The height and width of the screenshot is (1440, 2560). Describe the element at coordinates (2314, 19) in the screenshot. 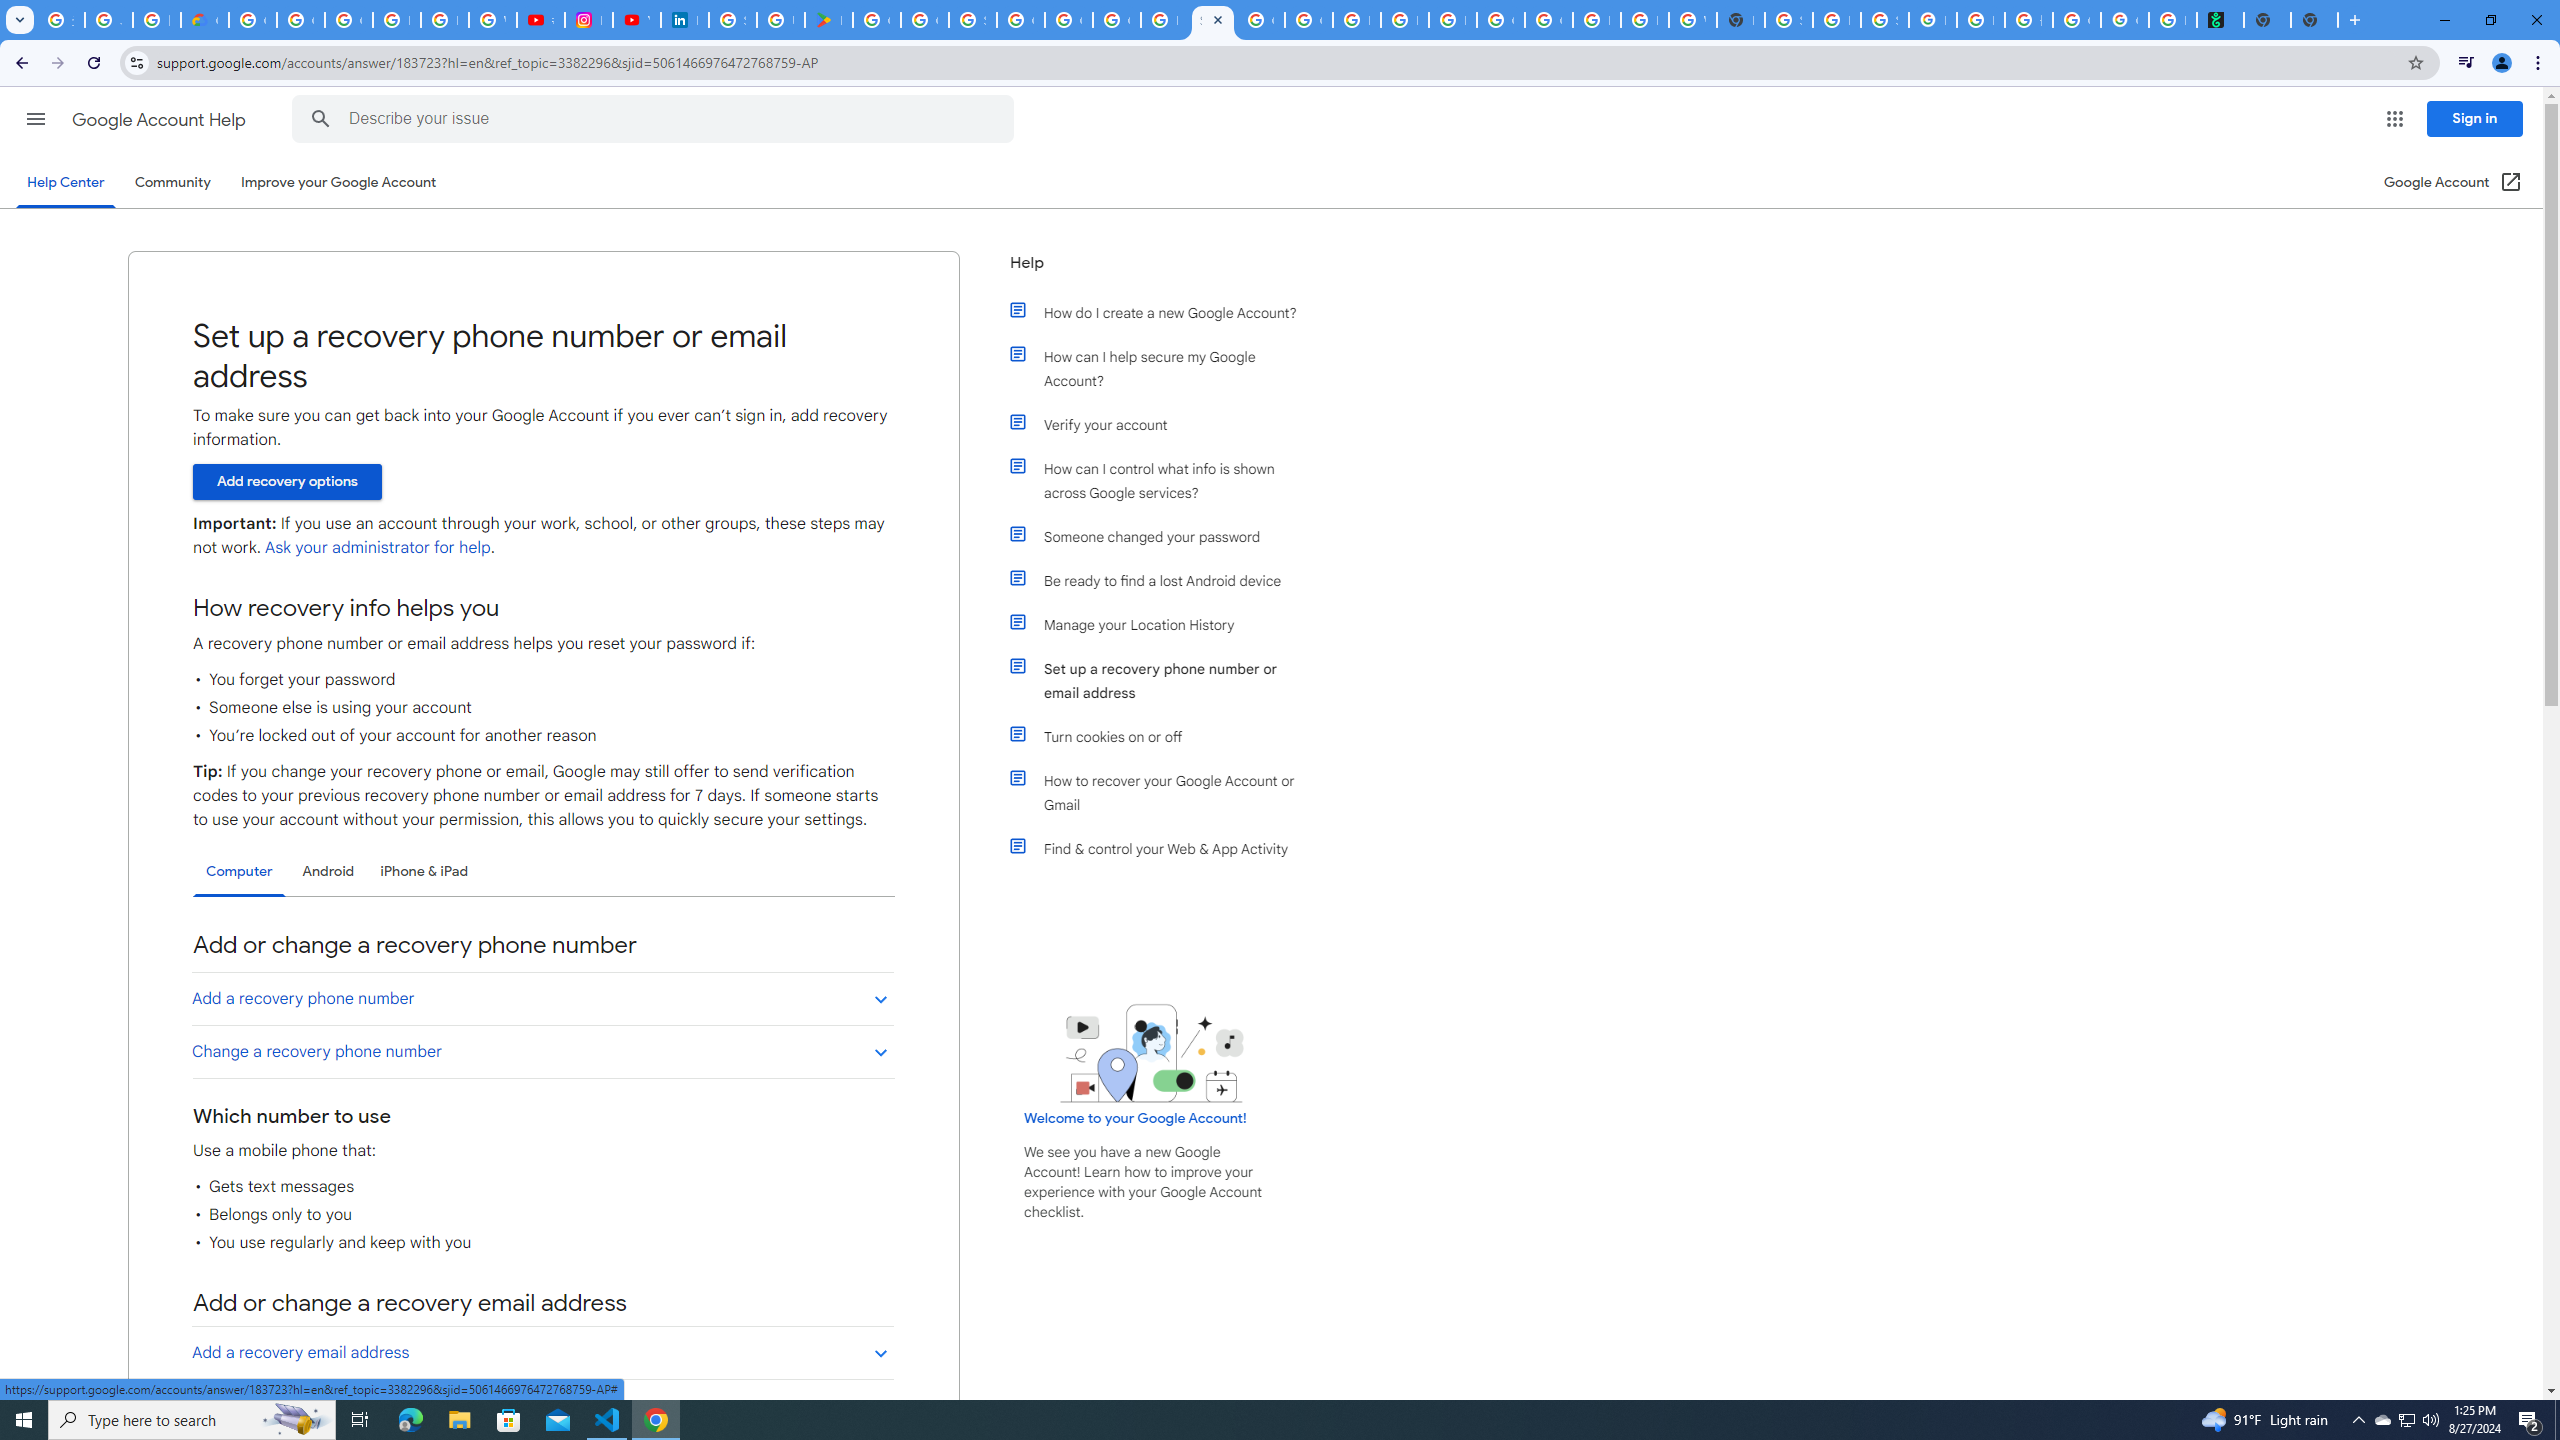

I see `'New Tab'` at that location.